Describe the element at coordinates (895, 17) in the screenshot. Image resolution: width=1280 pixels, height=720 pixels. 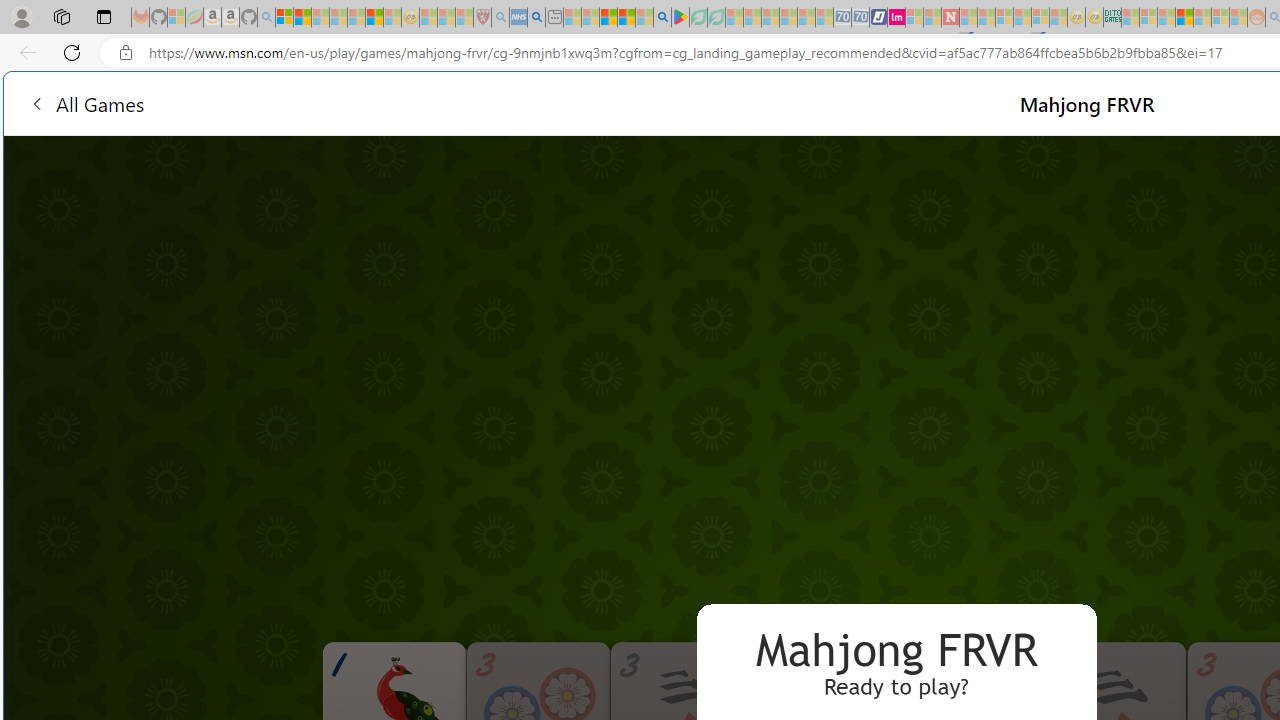
I see `'Jobs - lastminute.com Investor Portal'` at that location.